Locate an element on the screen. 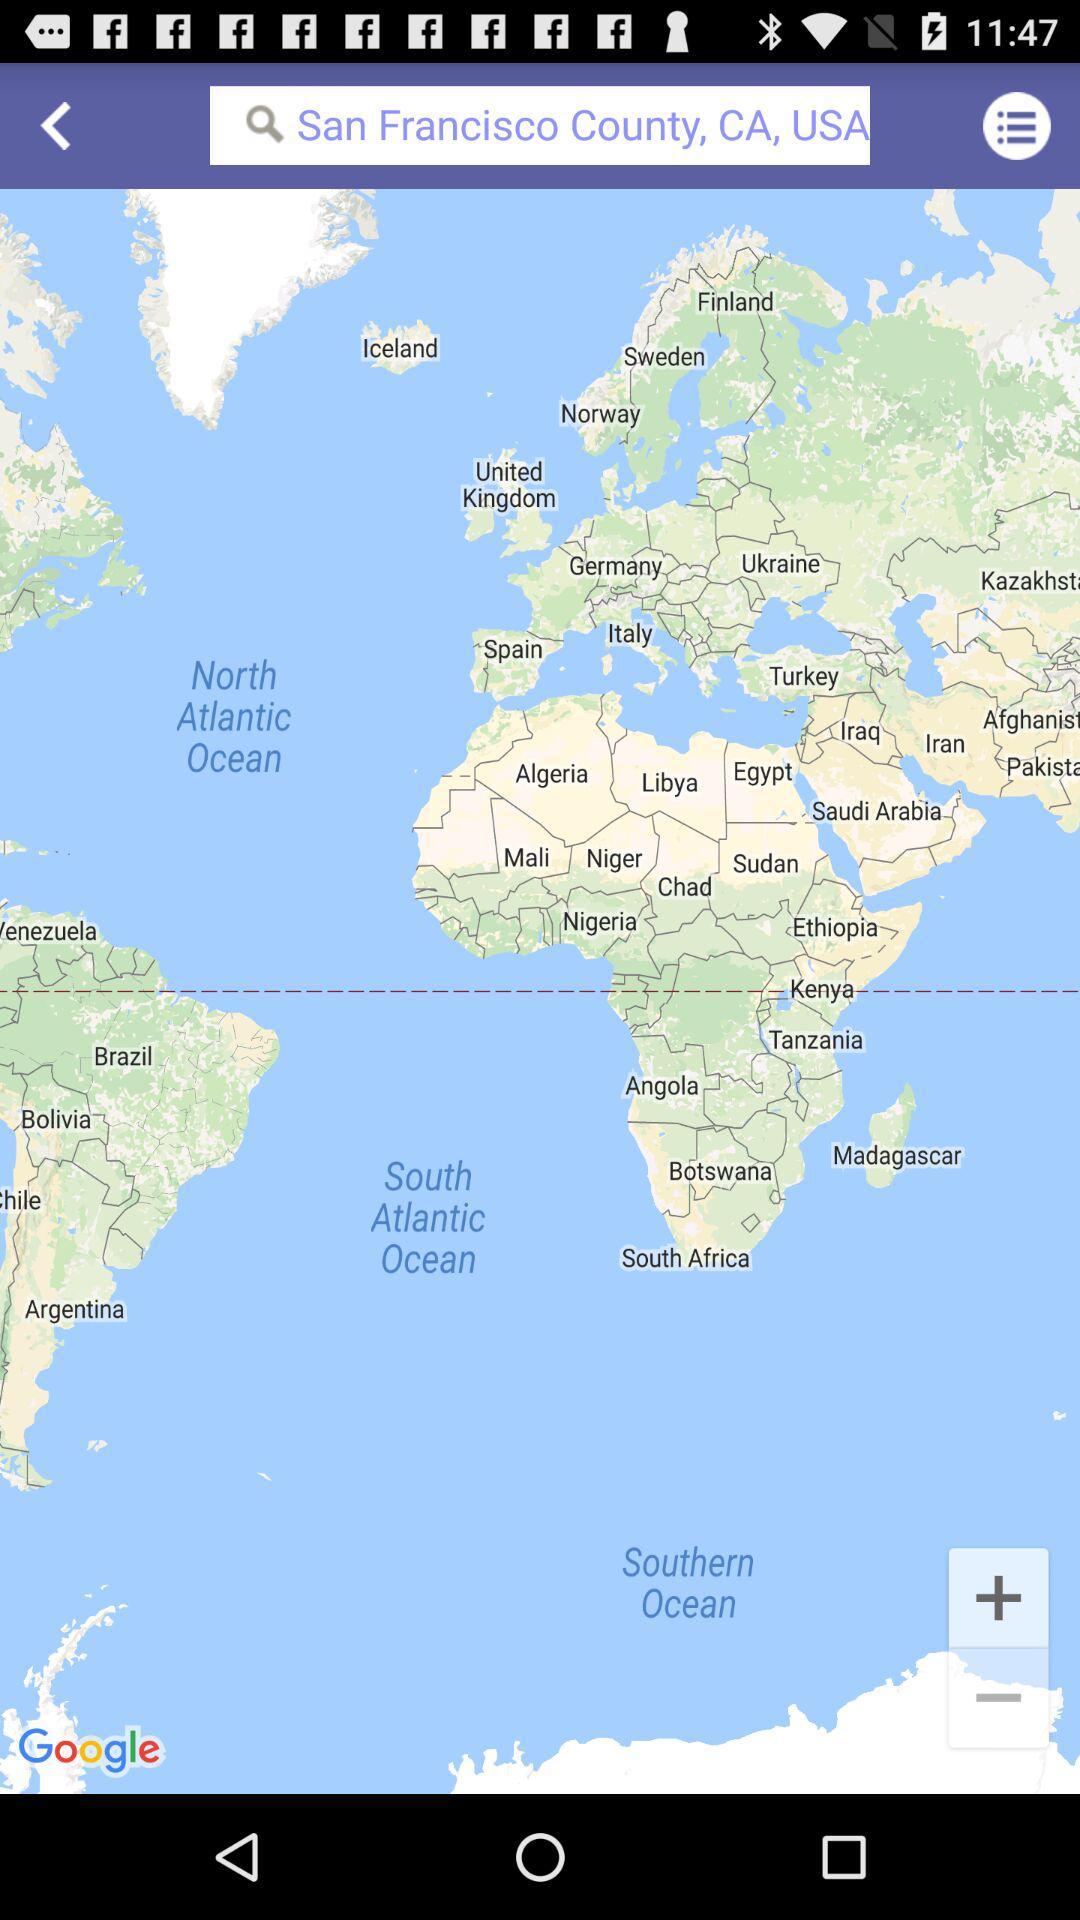  the list icon is located at coordinates (1017, 133).